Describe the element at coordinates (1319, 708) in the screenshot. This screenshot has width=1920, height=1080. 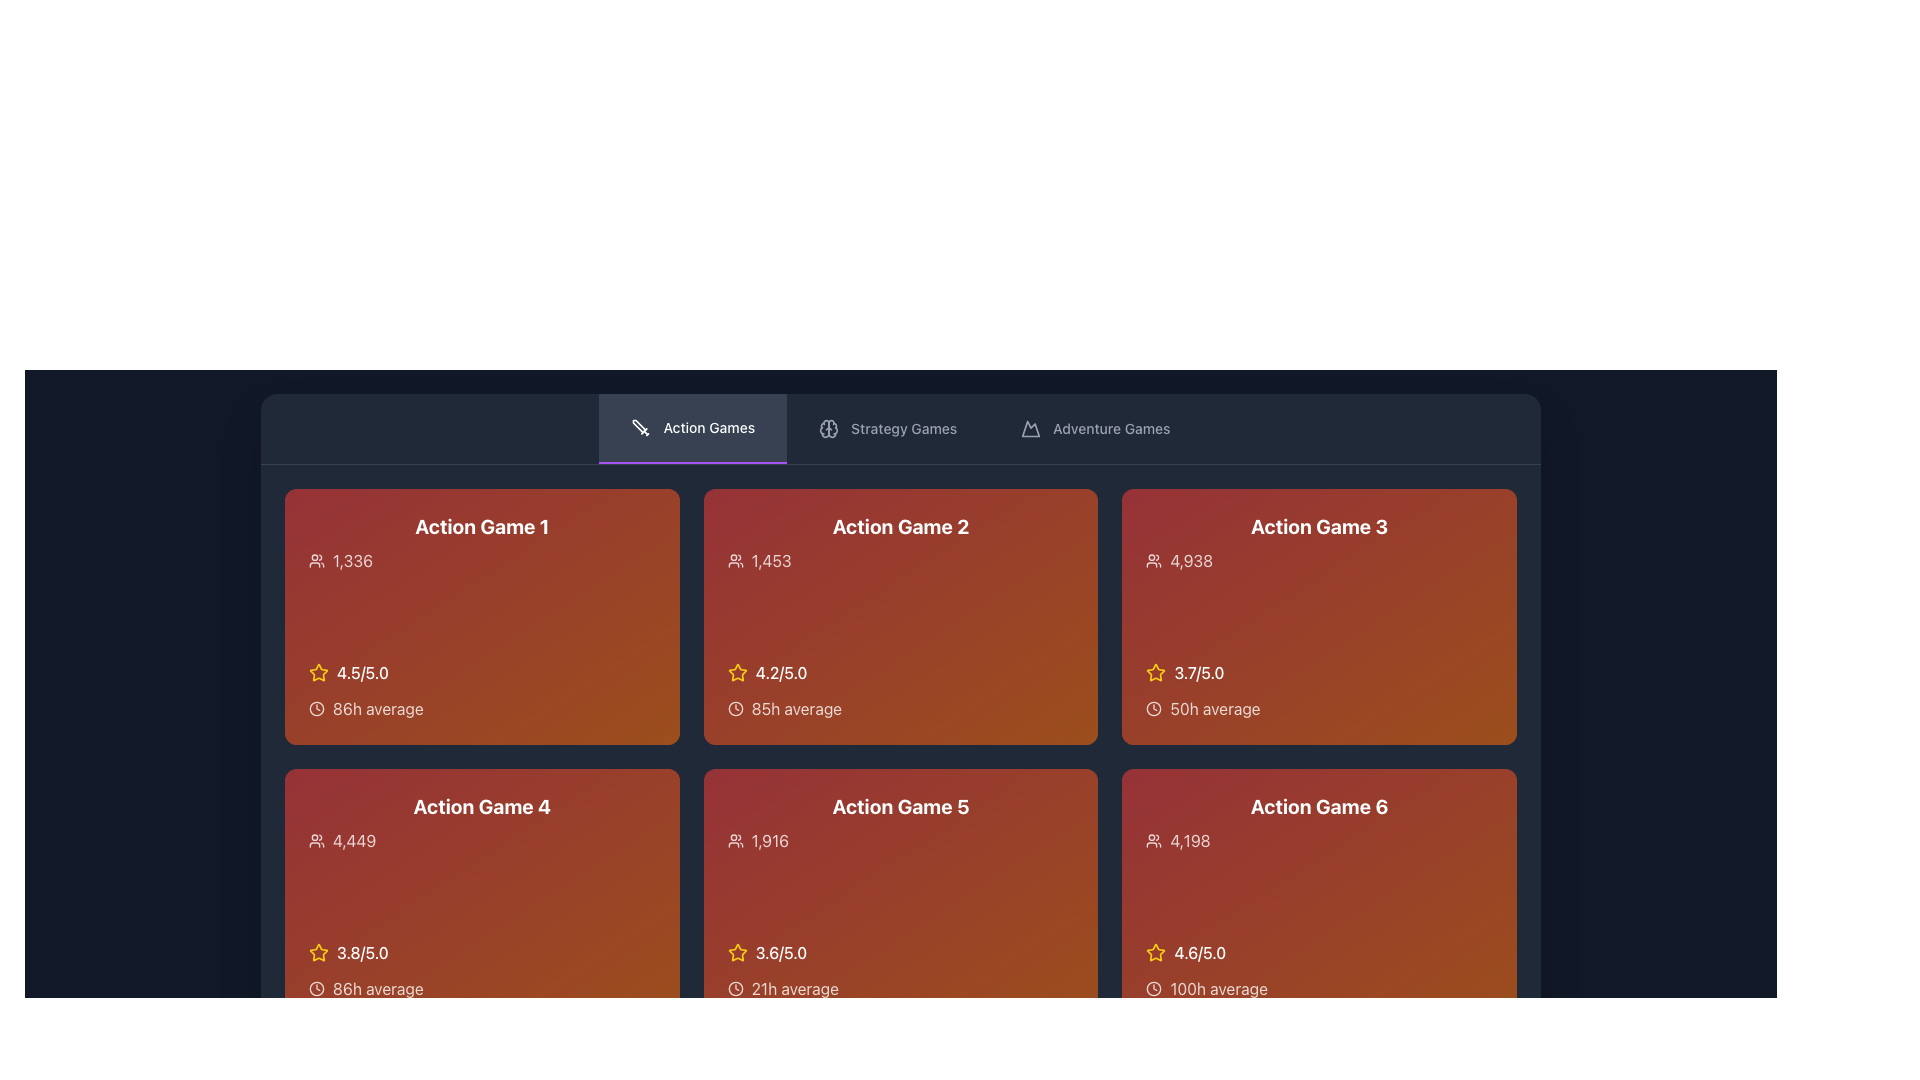
I see `information text about the average playtime for 'Action Game 3', which is located at the bottom-right of the card and is the second line beneath the star rating, to the right of the clock icon` at that location.